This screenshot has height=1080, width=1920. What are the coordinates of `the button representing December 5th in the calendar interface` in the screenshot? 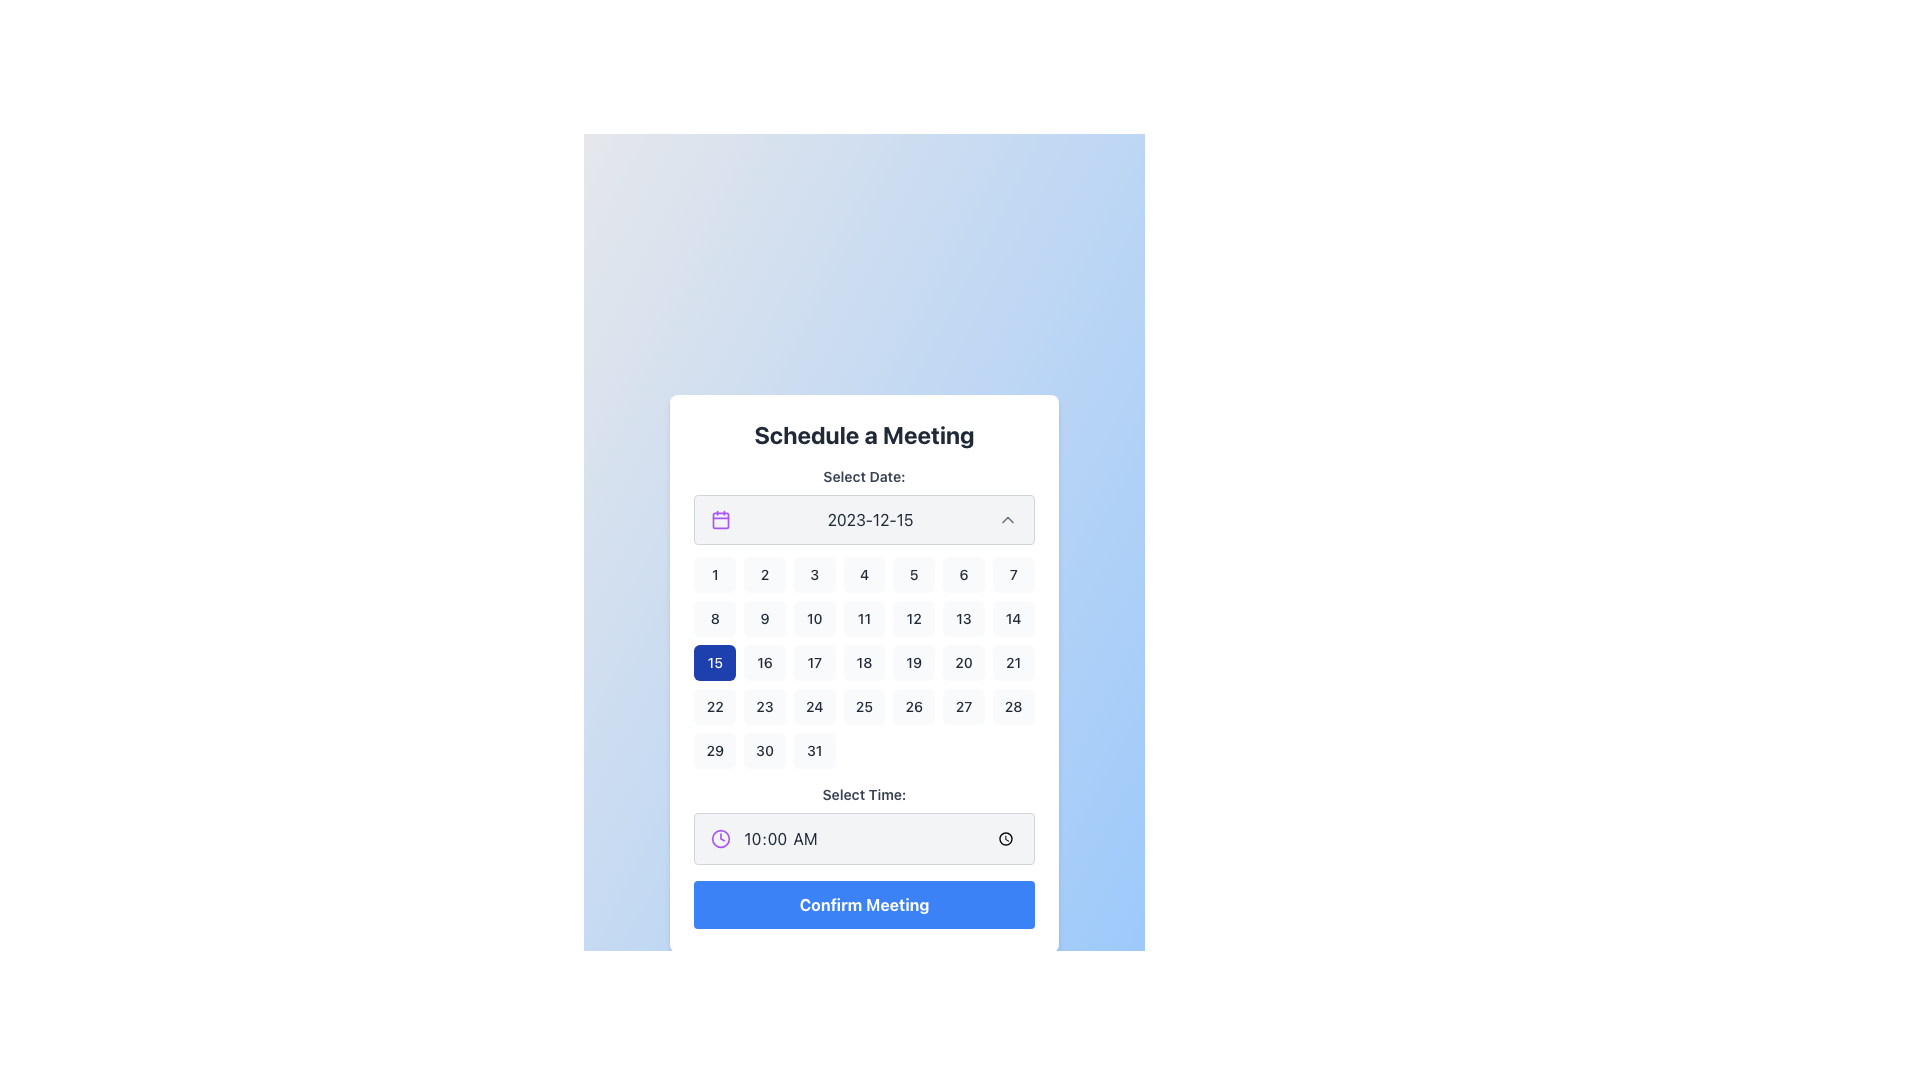 It's located at (913, 574).